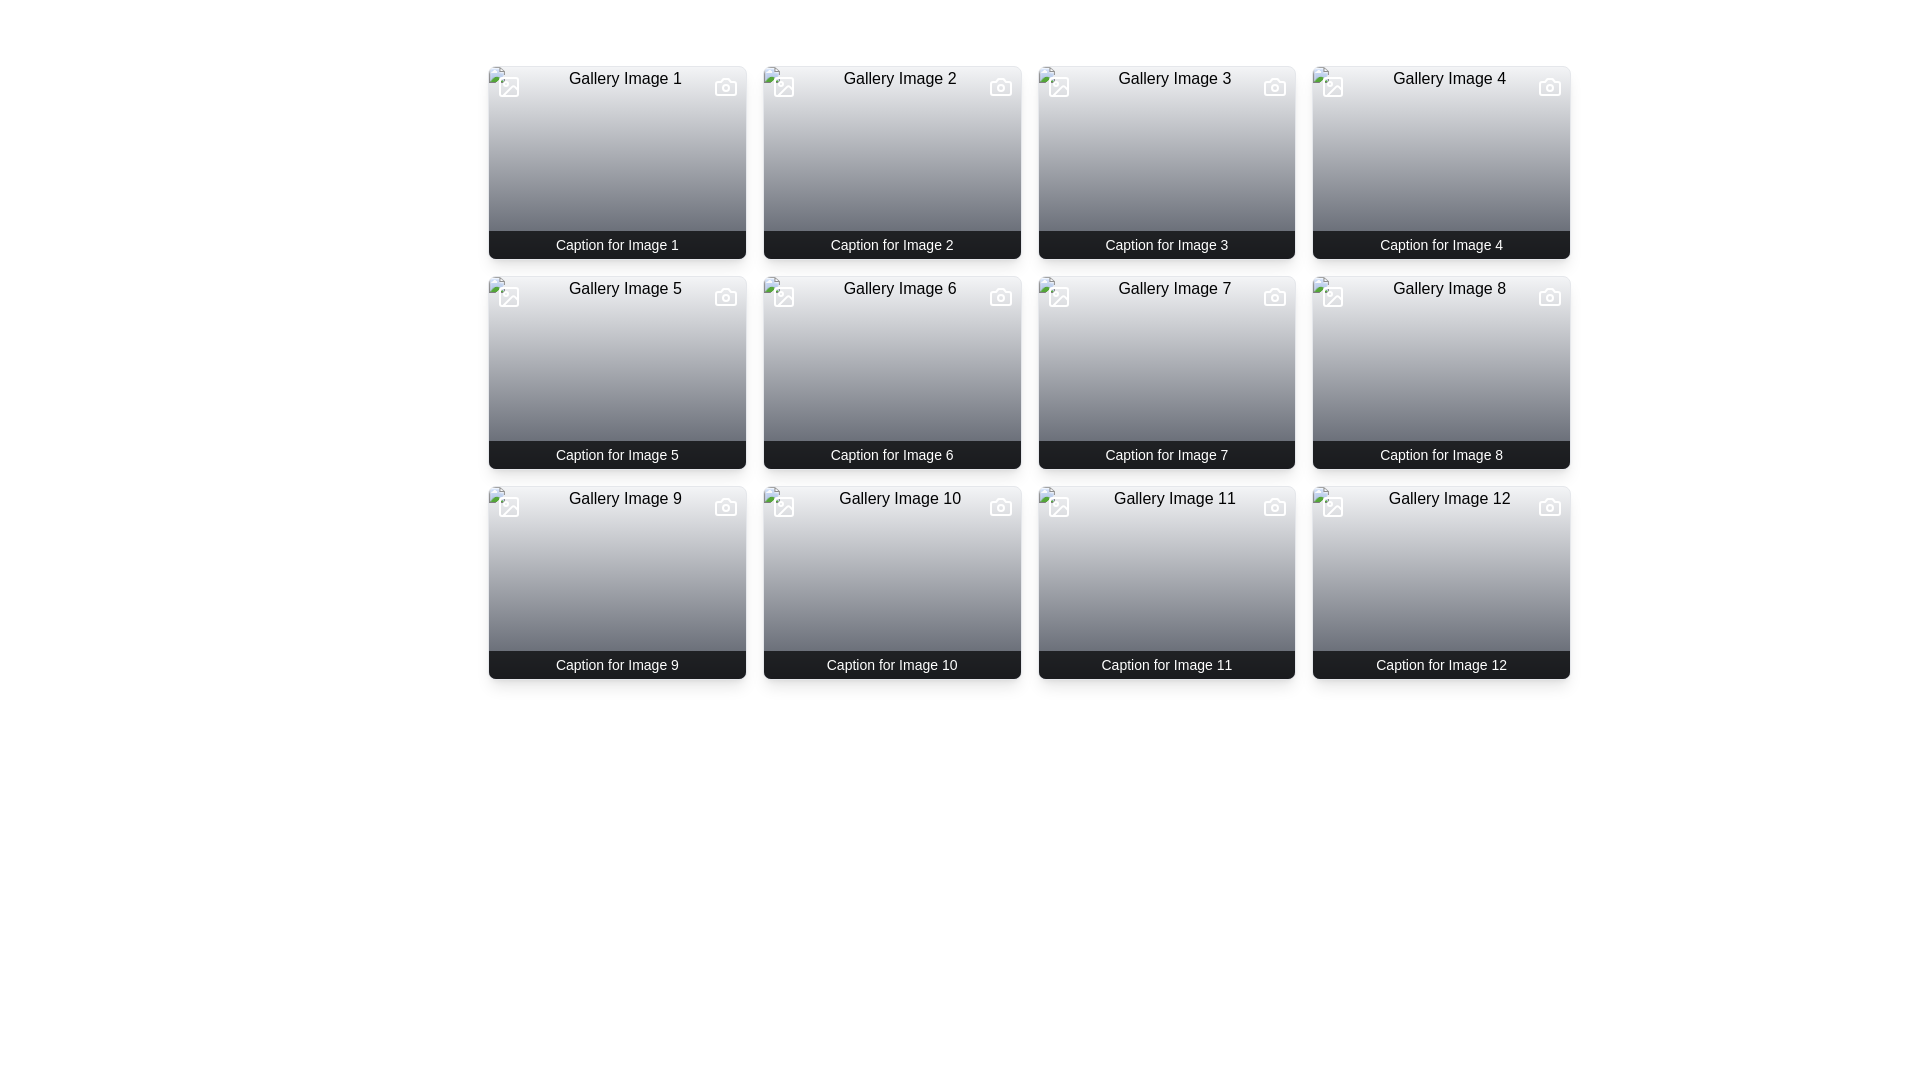 The image size is (1920, 1080). Describe the element at coordinates (1333, 86) in the screenshot. I see `the Decorative SVG shape (rounded rectangle) within the gallery card labeled 'Gallery Image 4', located in the top-left corner of the card` at that location.